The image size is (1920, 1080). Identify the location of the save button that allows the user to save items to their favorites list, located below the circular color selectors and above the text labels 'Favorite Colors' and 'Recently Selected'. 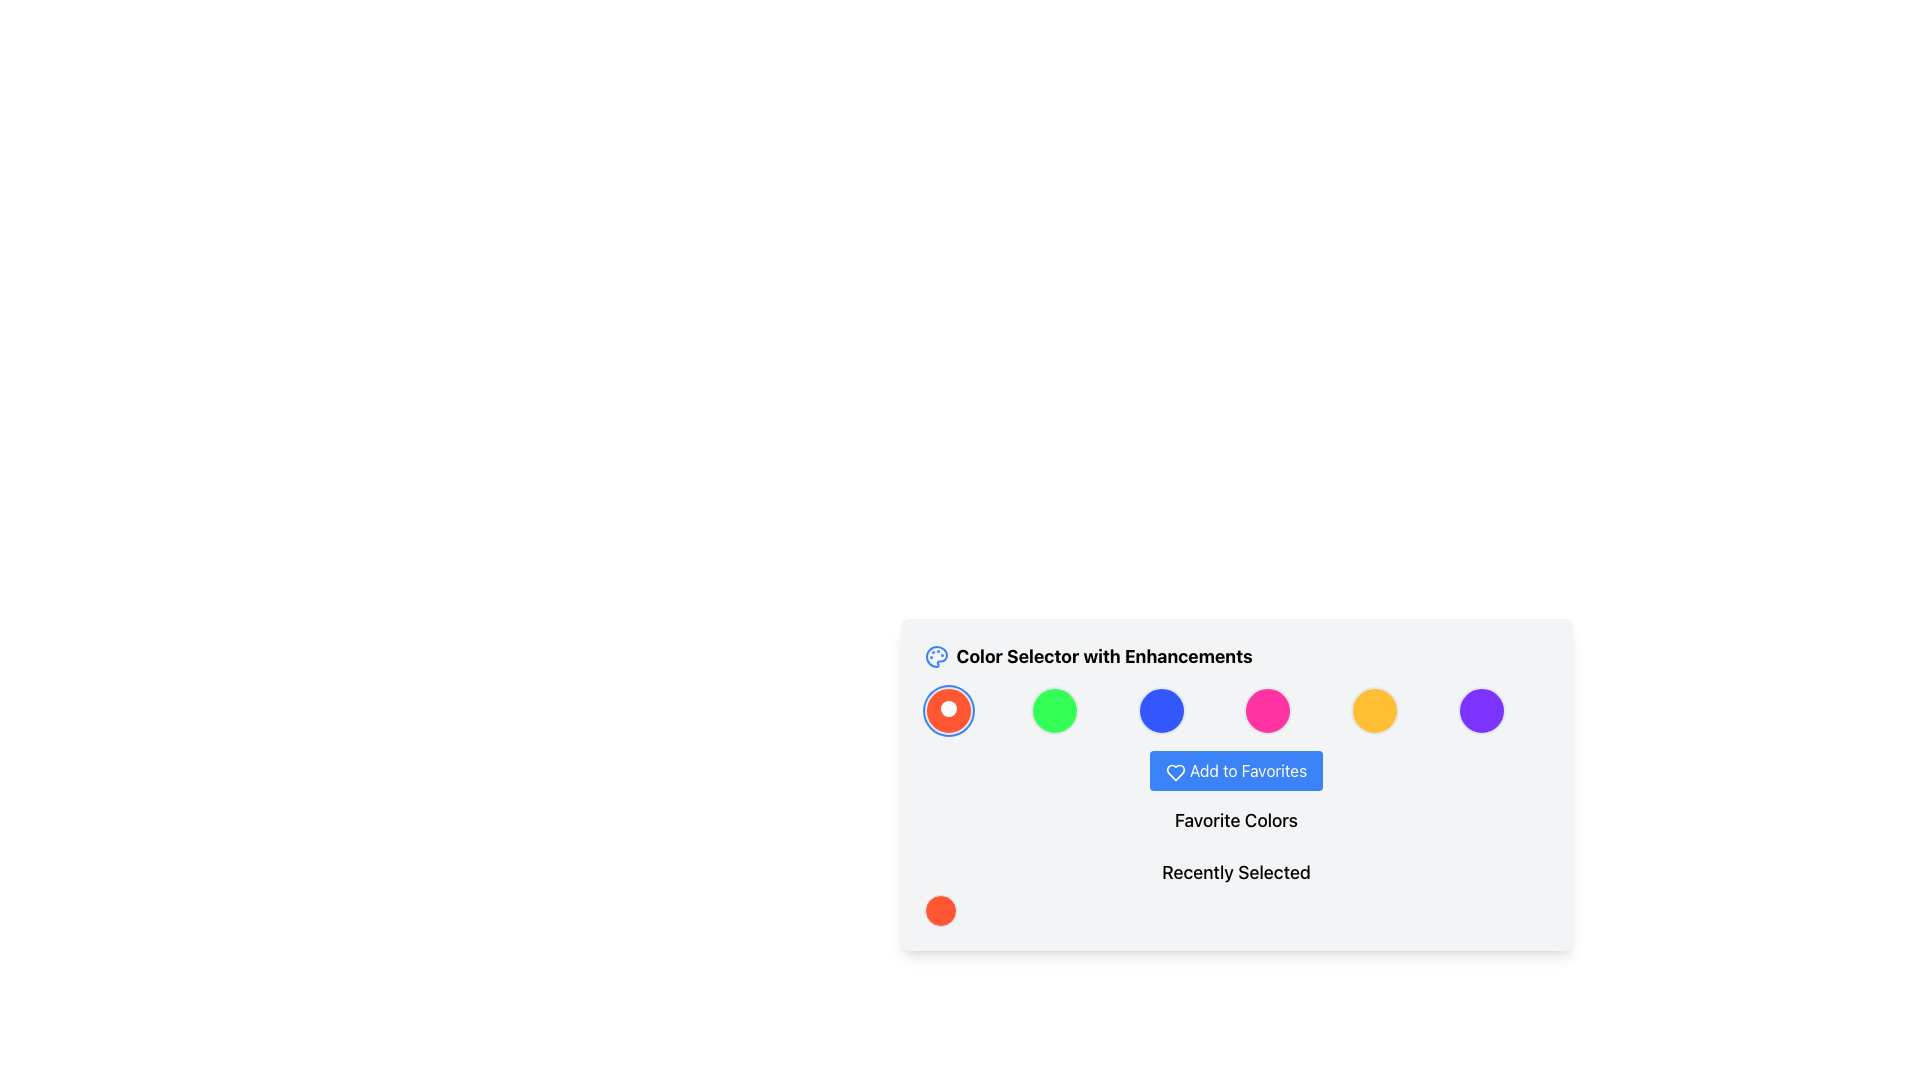
(1235, 784).